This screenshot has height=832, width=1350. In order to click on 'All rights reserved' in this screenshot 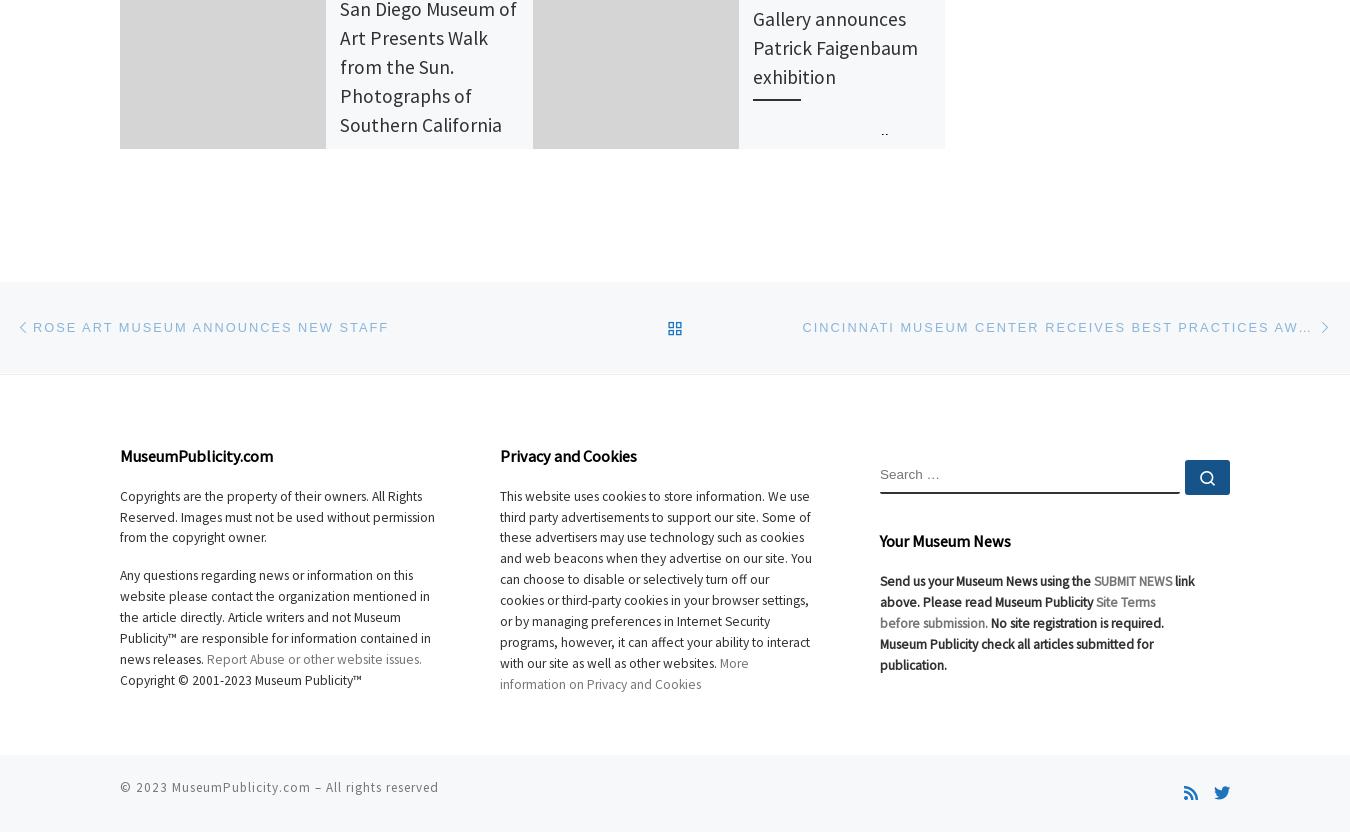, I will do `click(382, 786)`.